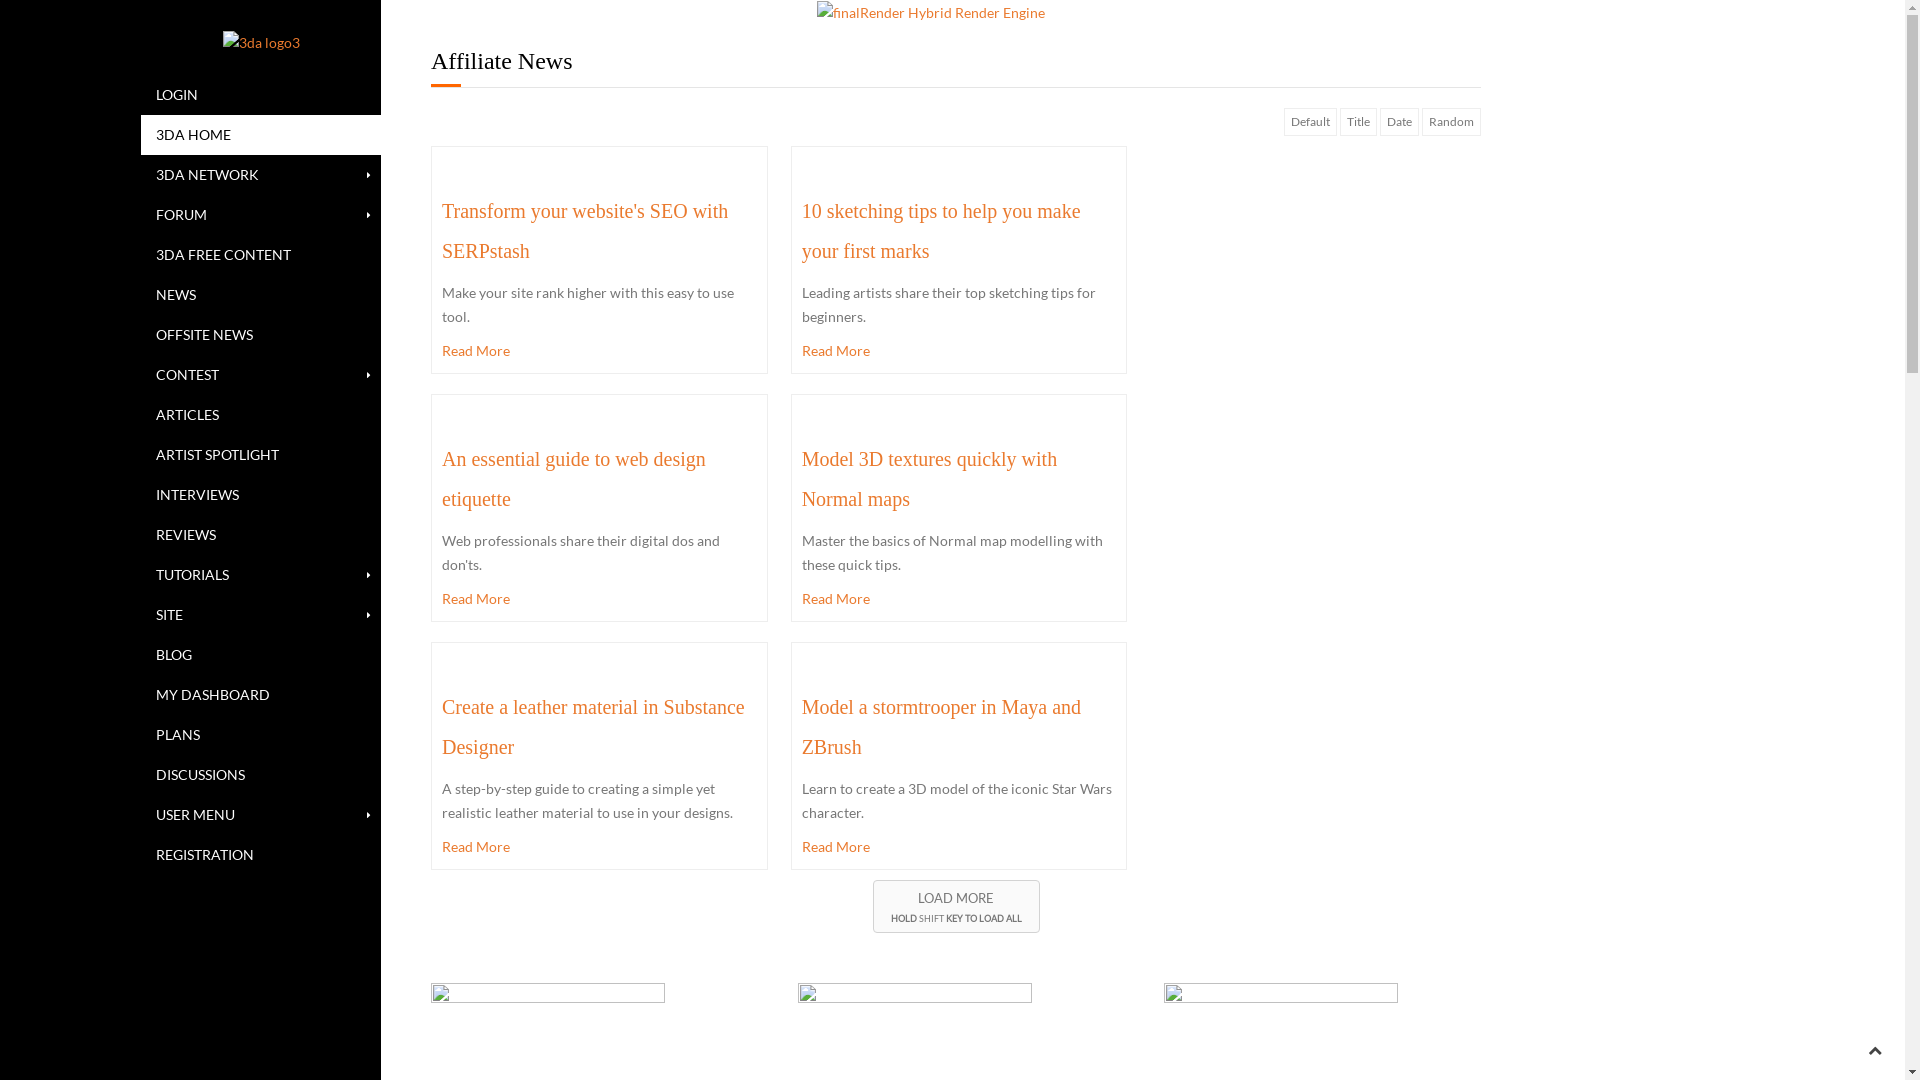 Image resolution: width=1920 pixels, height=1080 pixels. Describe the element at coordinates (816, 12) in the screenshot. I see `'finalRender Hybrid Render Engine'` at that location.